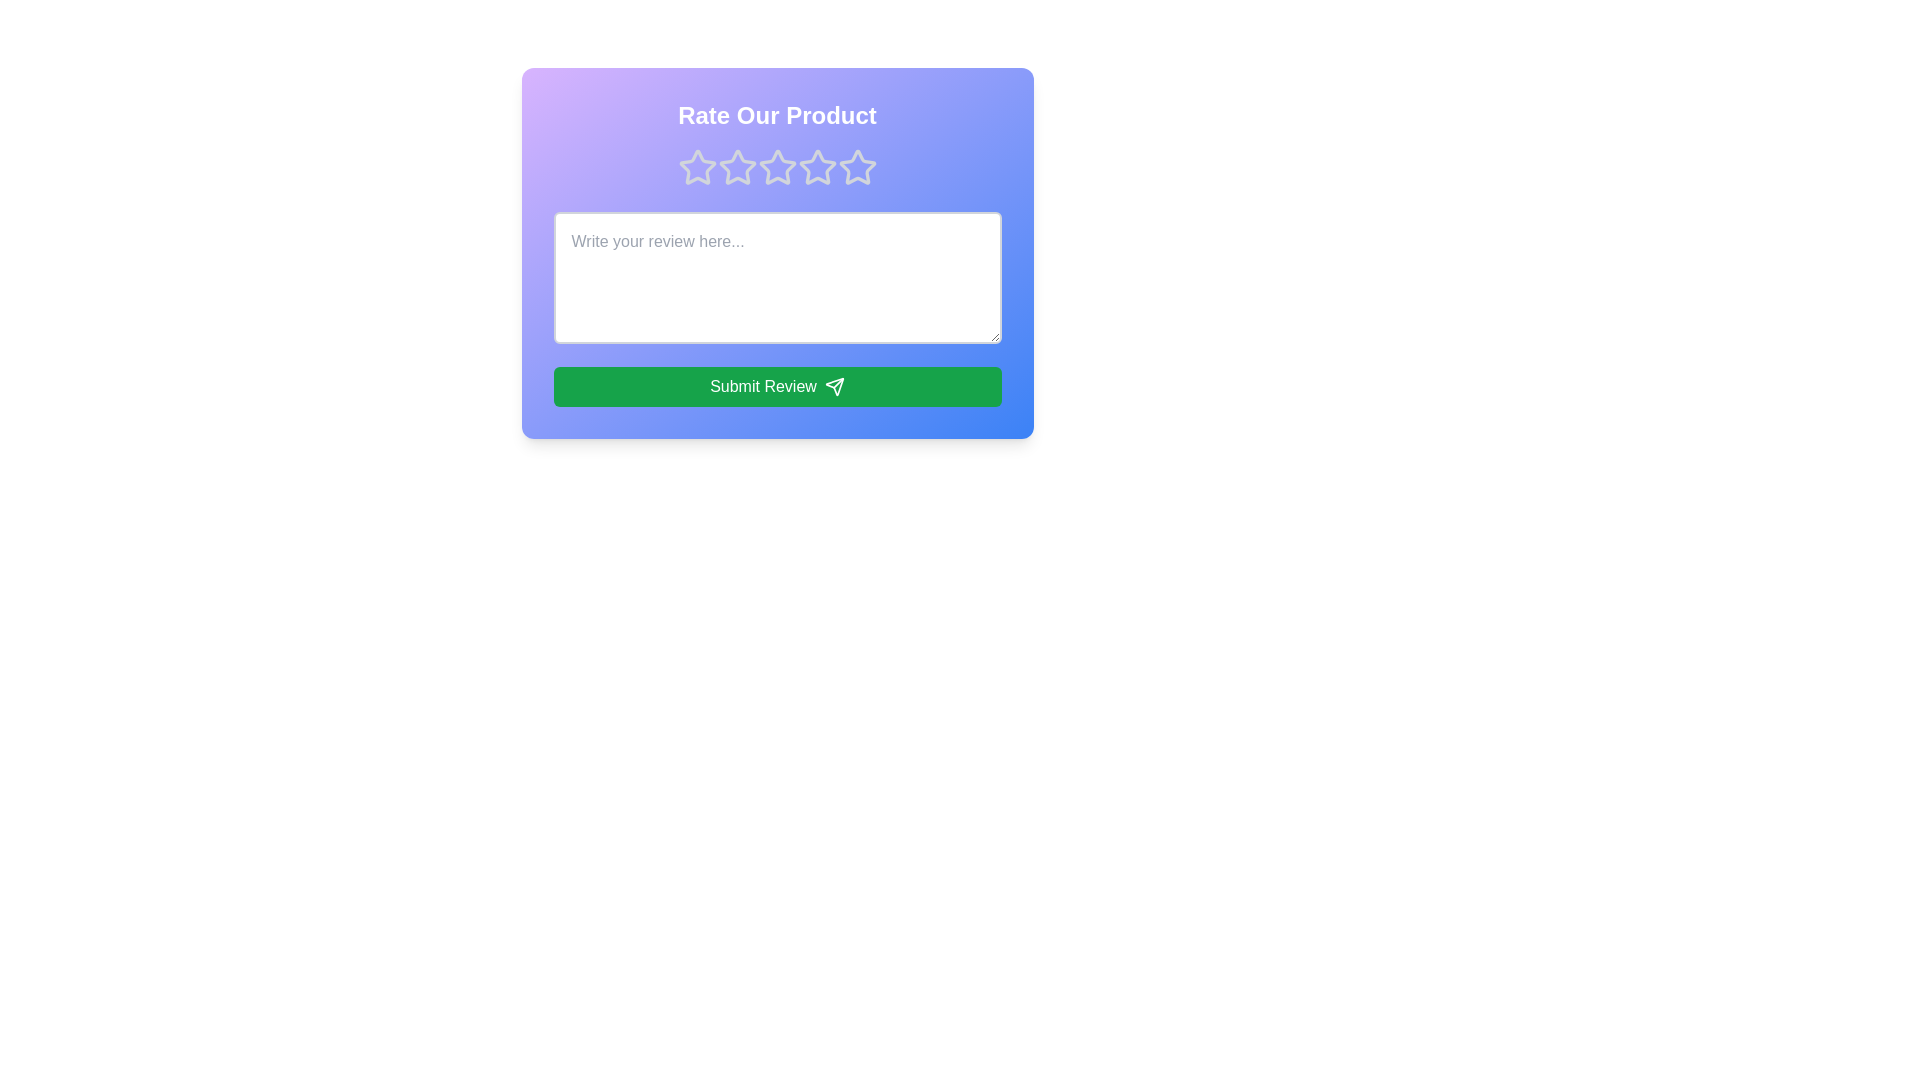 This screenshot has height=1080, width=1920. I want to click on the third hollow star icon in the rating widget, so click(817, 166).